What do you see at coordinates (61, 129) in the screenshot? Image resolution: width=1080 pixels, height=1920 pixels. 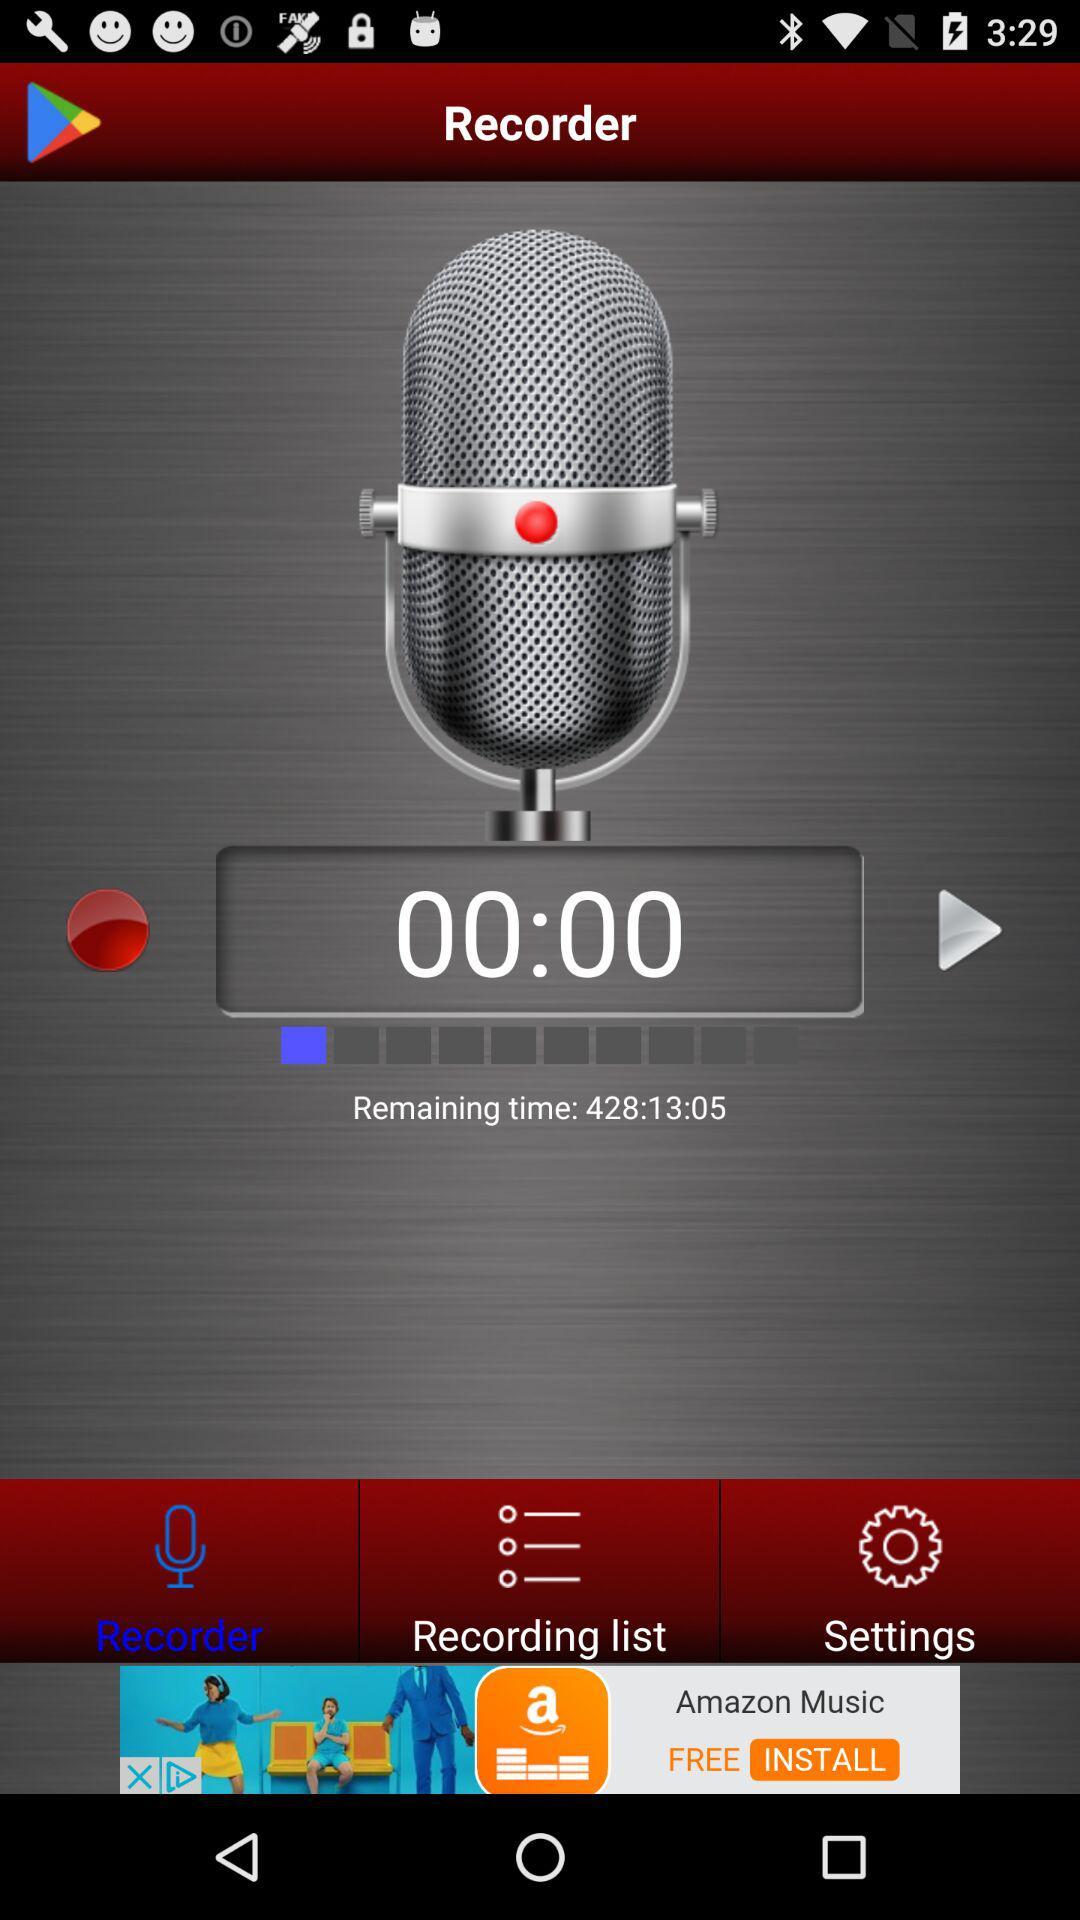 I see `the play icon` at bounding box center [61, 129].